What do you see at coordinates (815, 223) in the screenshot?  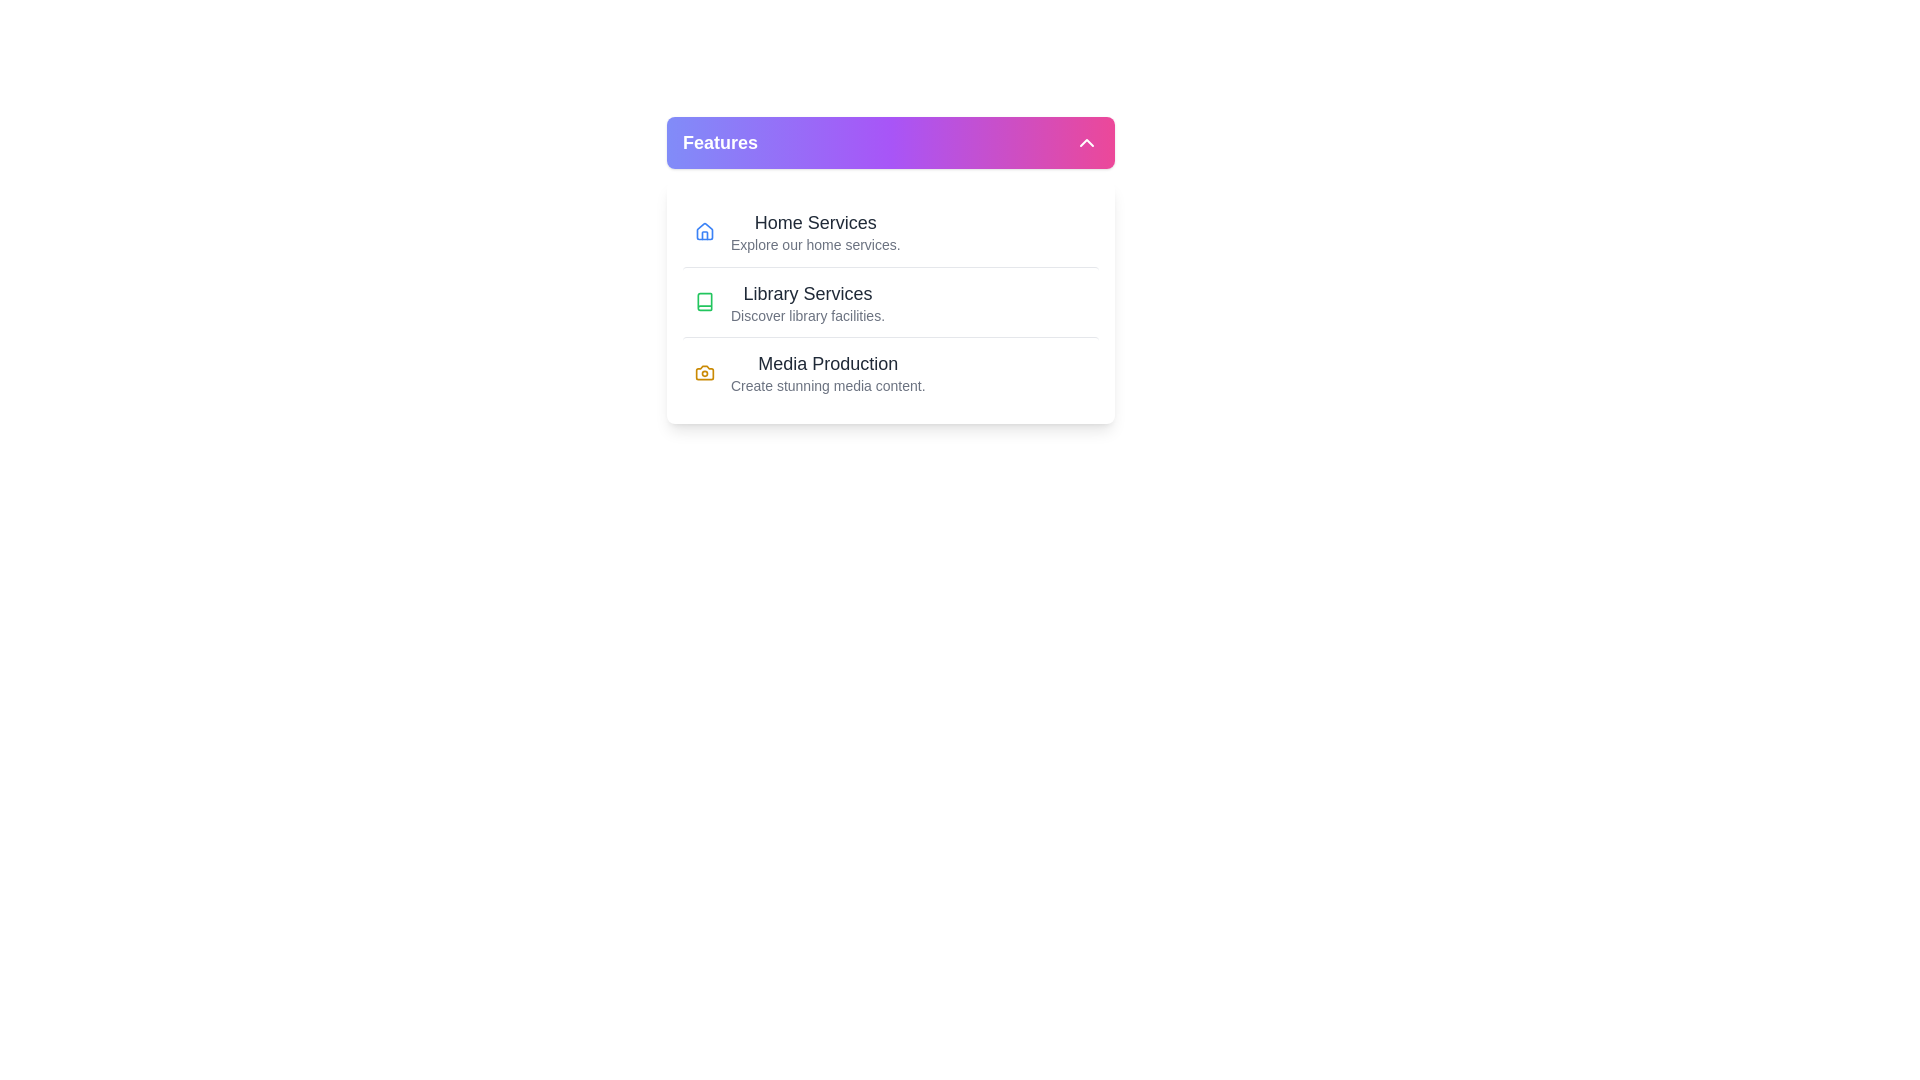 I see `the 'Home Services' text label, which is styled with a medium-weight font and dark gray color, positioned within a card interface below an icon and above the phrase 'Explore our home services'` at bounding box center [815, 223].